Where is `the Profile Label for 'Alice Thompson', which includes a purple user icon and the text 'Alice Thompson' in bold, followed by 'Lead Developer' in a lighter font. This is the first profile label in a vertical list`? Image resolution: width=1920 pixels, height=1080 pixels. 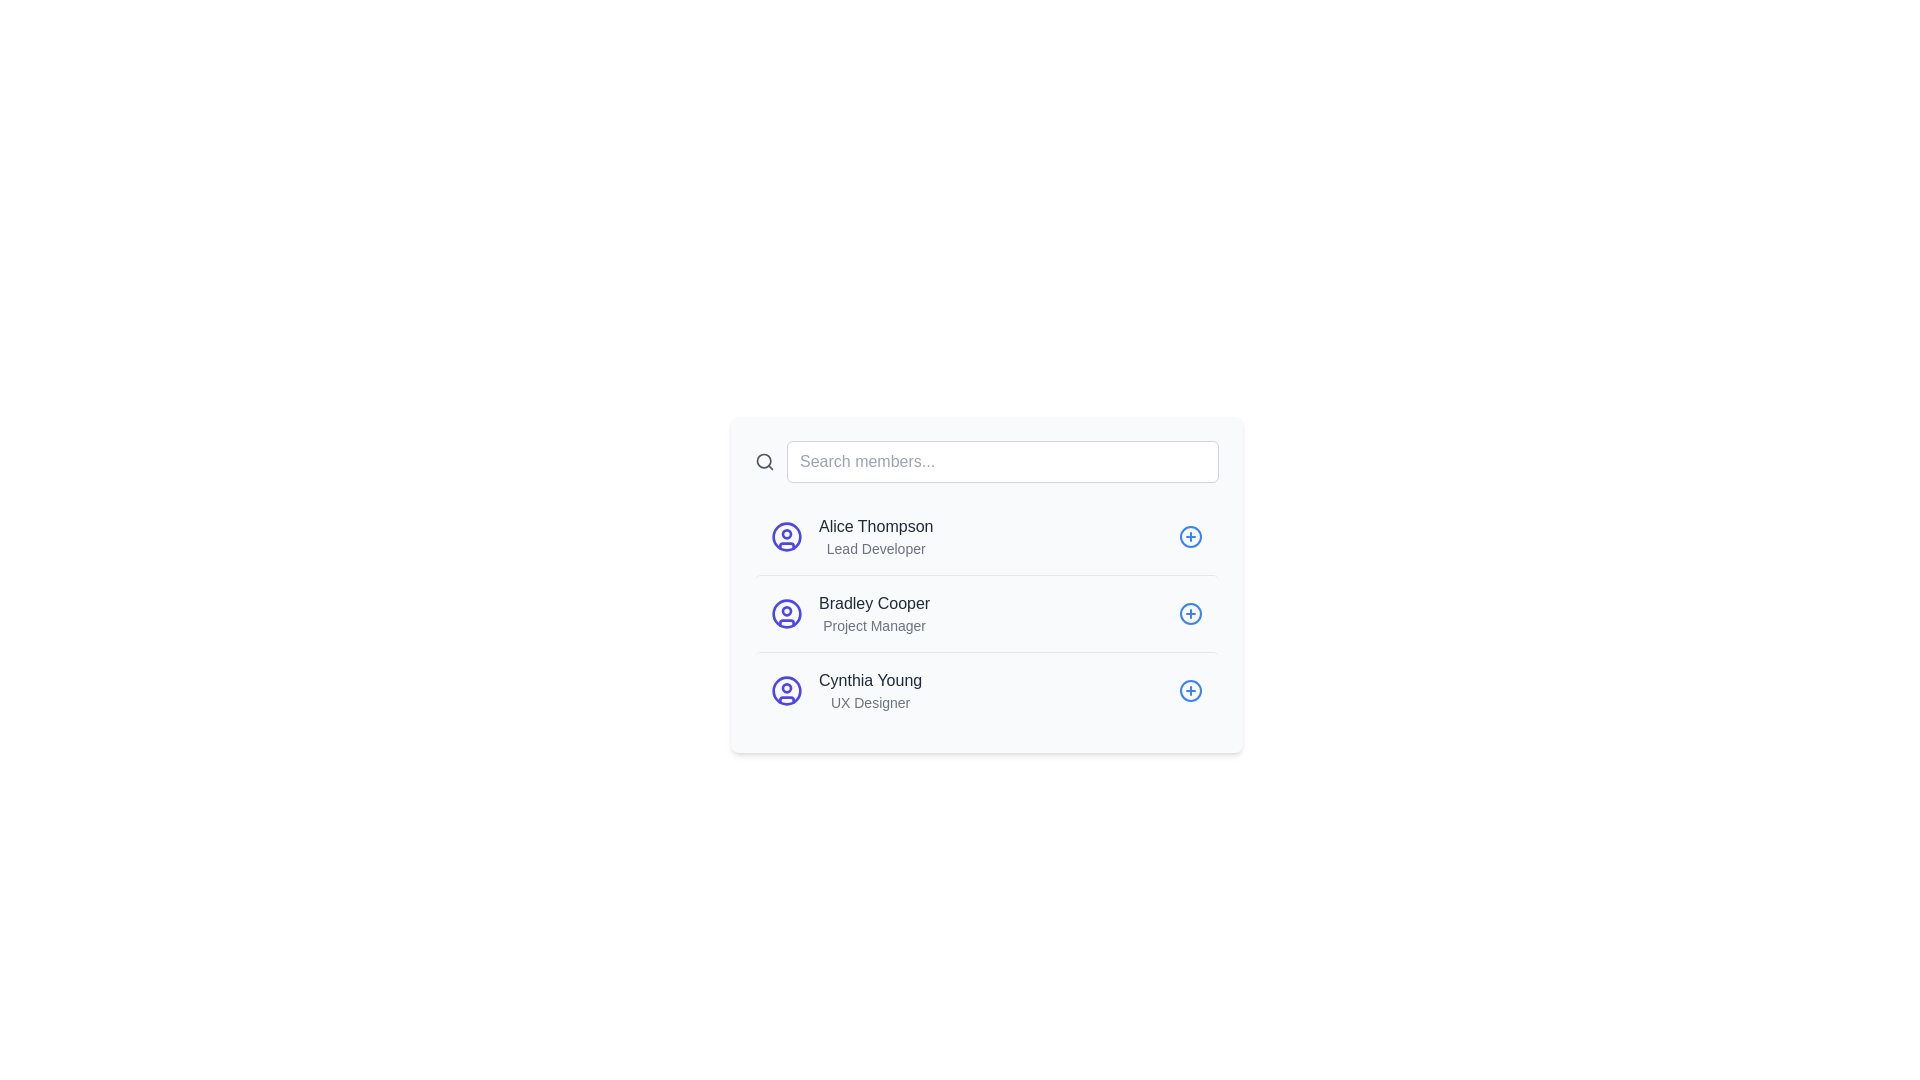
the Profile Label for 'Alice Thompson', which includes a purple user icon and the text 'Alice Thompson' in bold, followed by 'Lead Developer' in a lighter font. This is the first profile label in a vertical list is located at coordinates (852, 535).